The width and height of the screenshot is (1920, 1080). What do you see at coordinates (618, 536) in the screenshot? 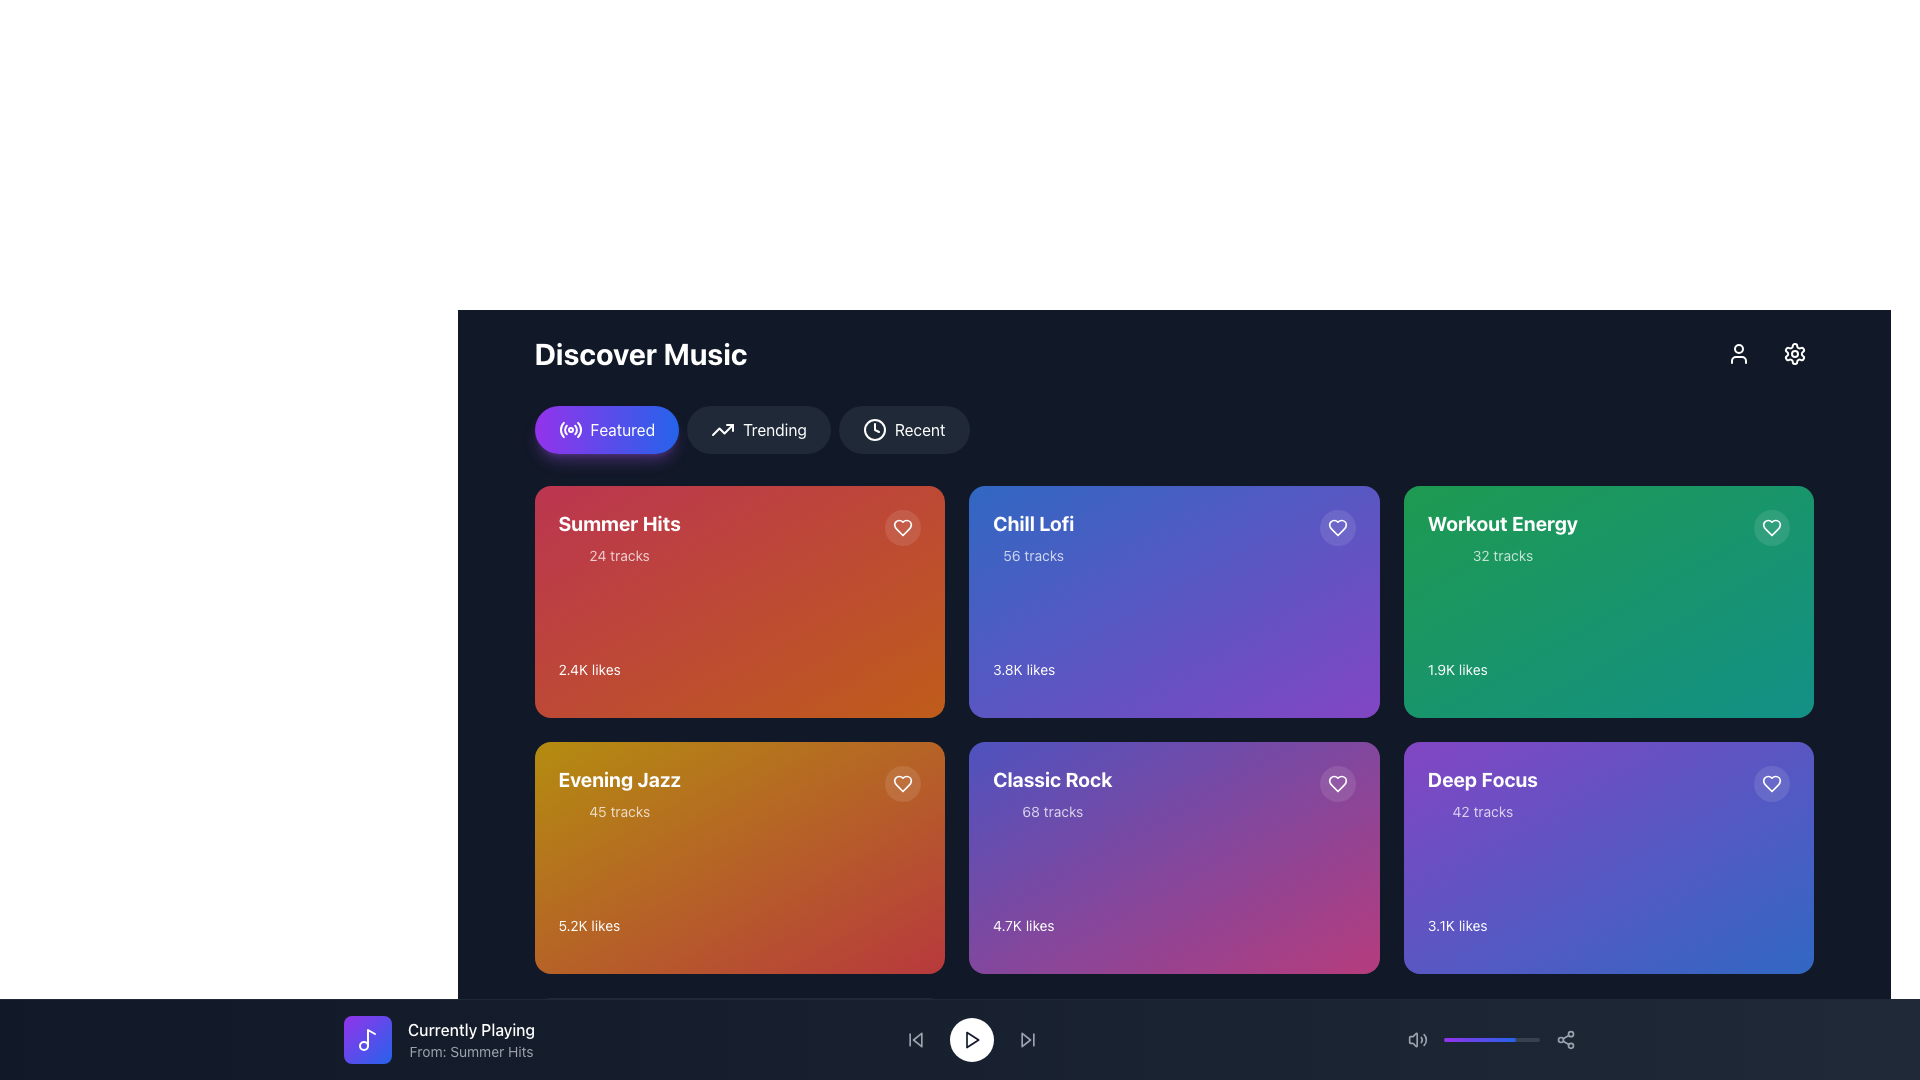
I see `title 'Summer Hits' and the subtitle '24 tracks' from the textual label located in the top-left corner of the Discover Music section, inside the first card of the music options grid` at bounding box center [618, 536].